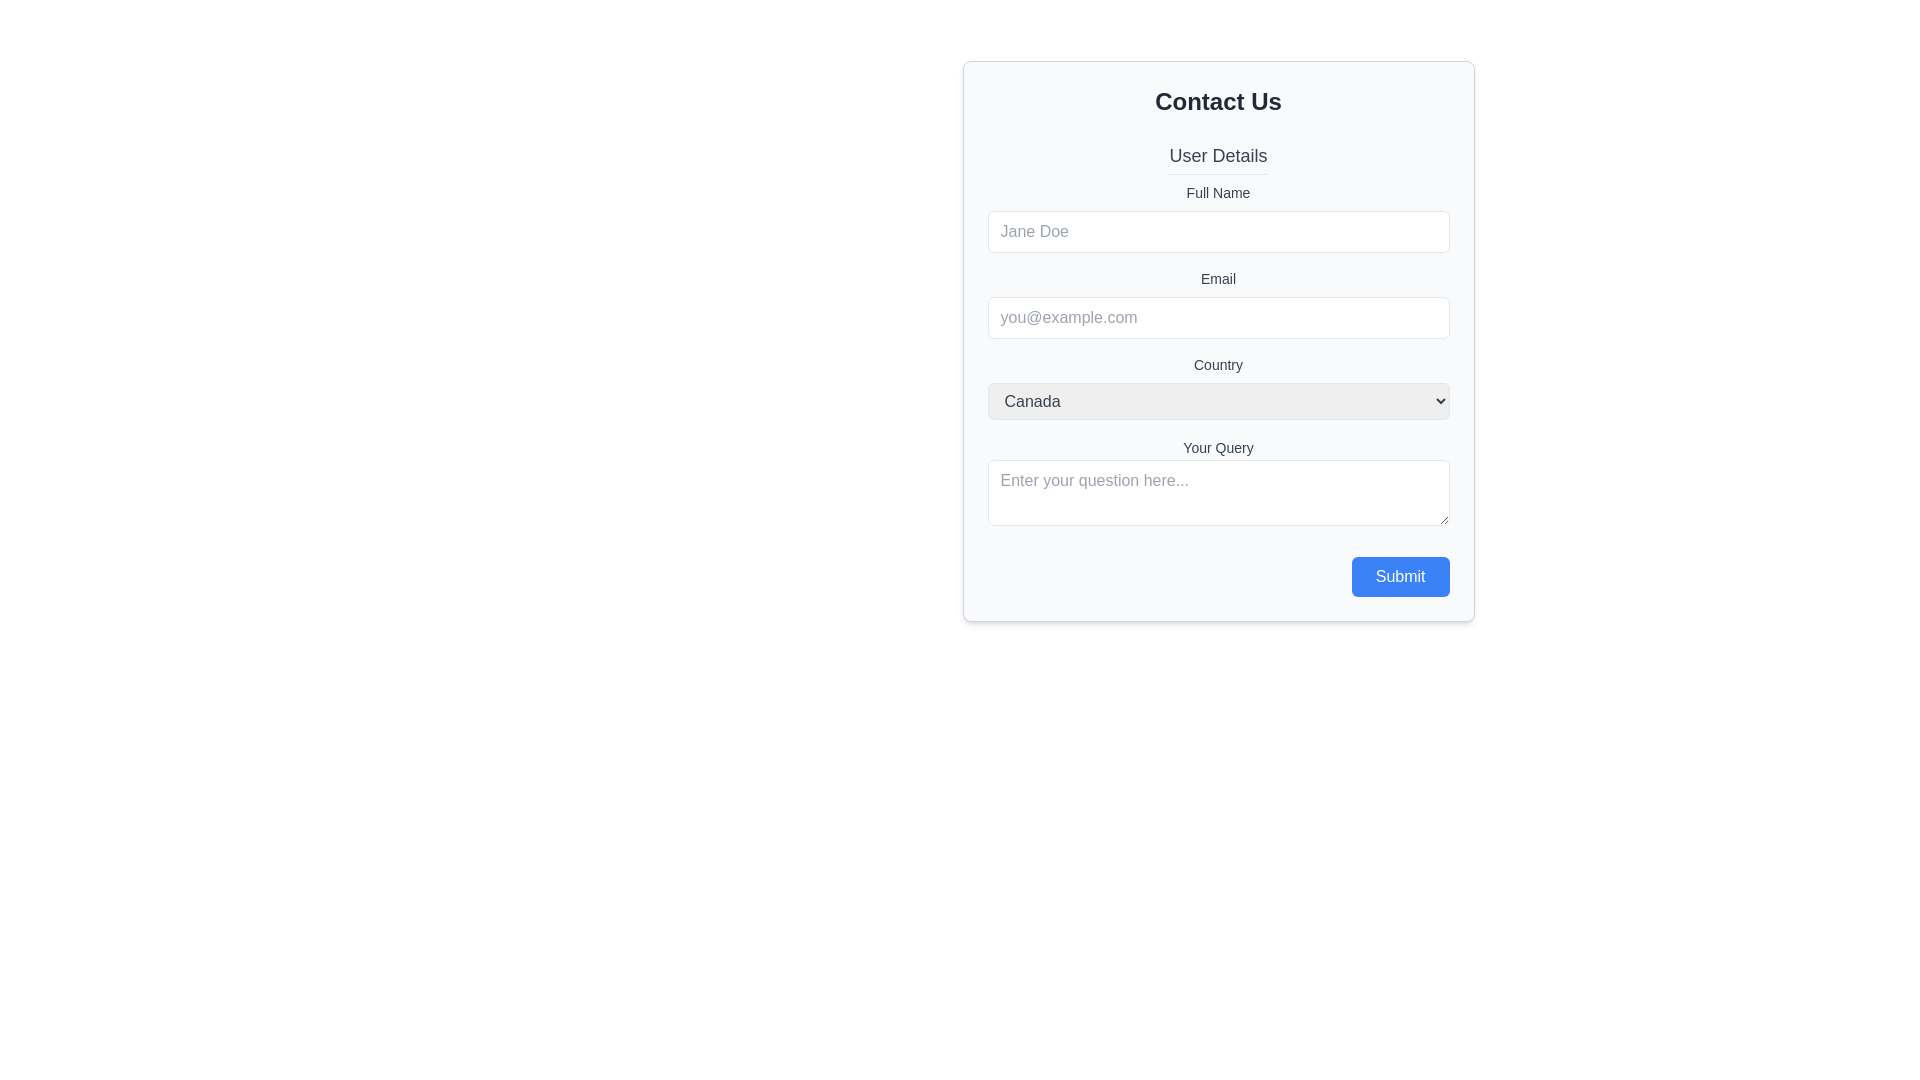 This screenshot has width=1920, height=1080. Describe the element at coordinates (1217, 281) in the screenshot. I see `the 'User Details' input form section which contains fields for 'Full Name', 'Email', and 'Country'` at that location.